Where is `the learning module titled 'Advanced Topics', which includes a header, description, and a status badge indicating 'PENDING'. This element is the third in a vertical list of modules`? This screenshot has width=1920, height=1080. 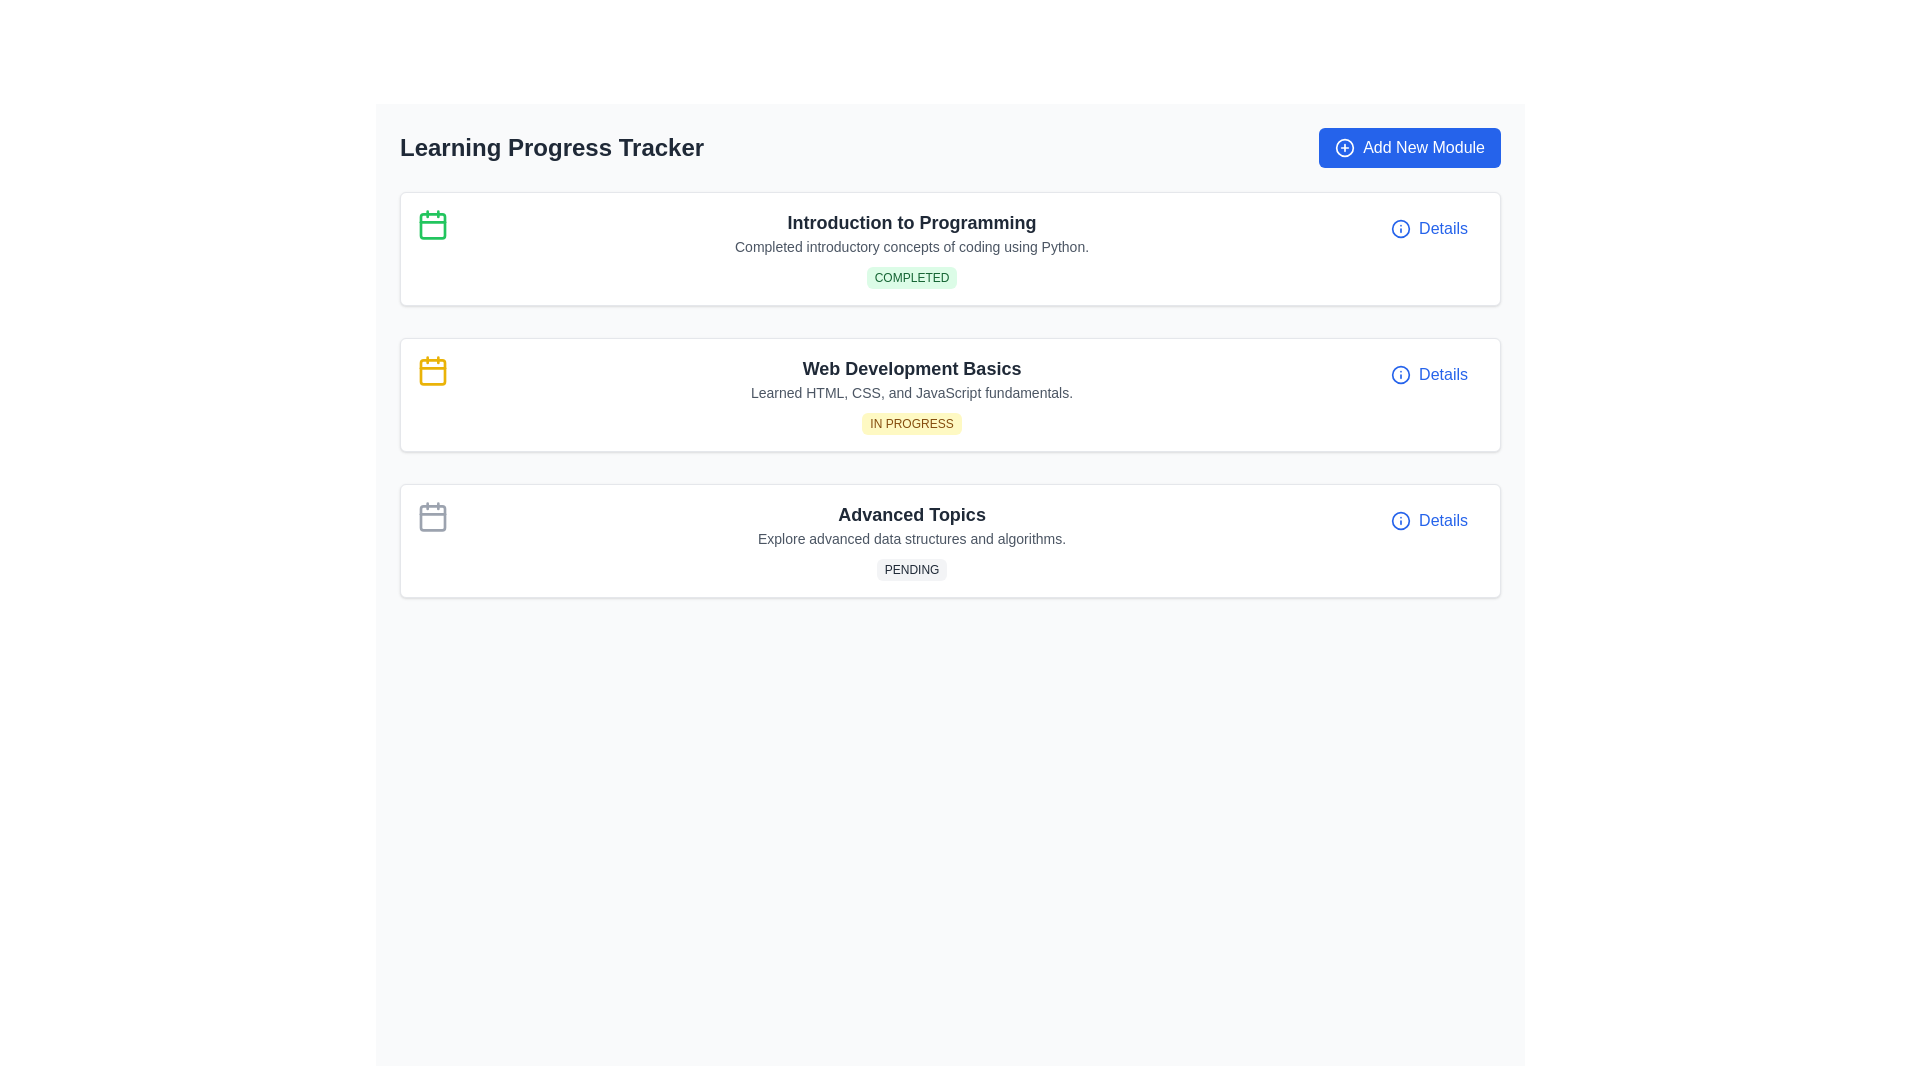
the learning module titled 'Advanced Topics', which includes a header, description, and a status badge indicating 'PENDING'. This element is the third in a vertical list of modules is located at coordinates (911, 540).